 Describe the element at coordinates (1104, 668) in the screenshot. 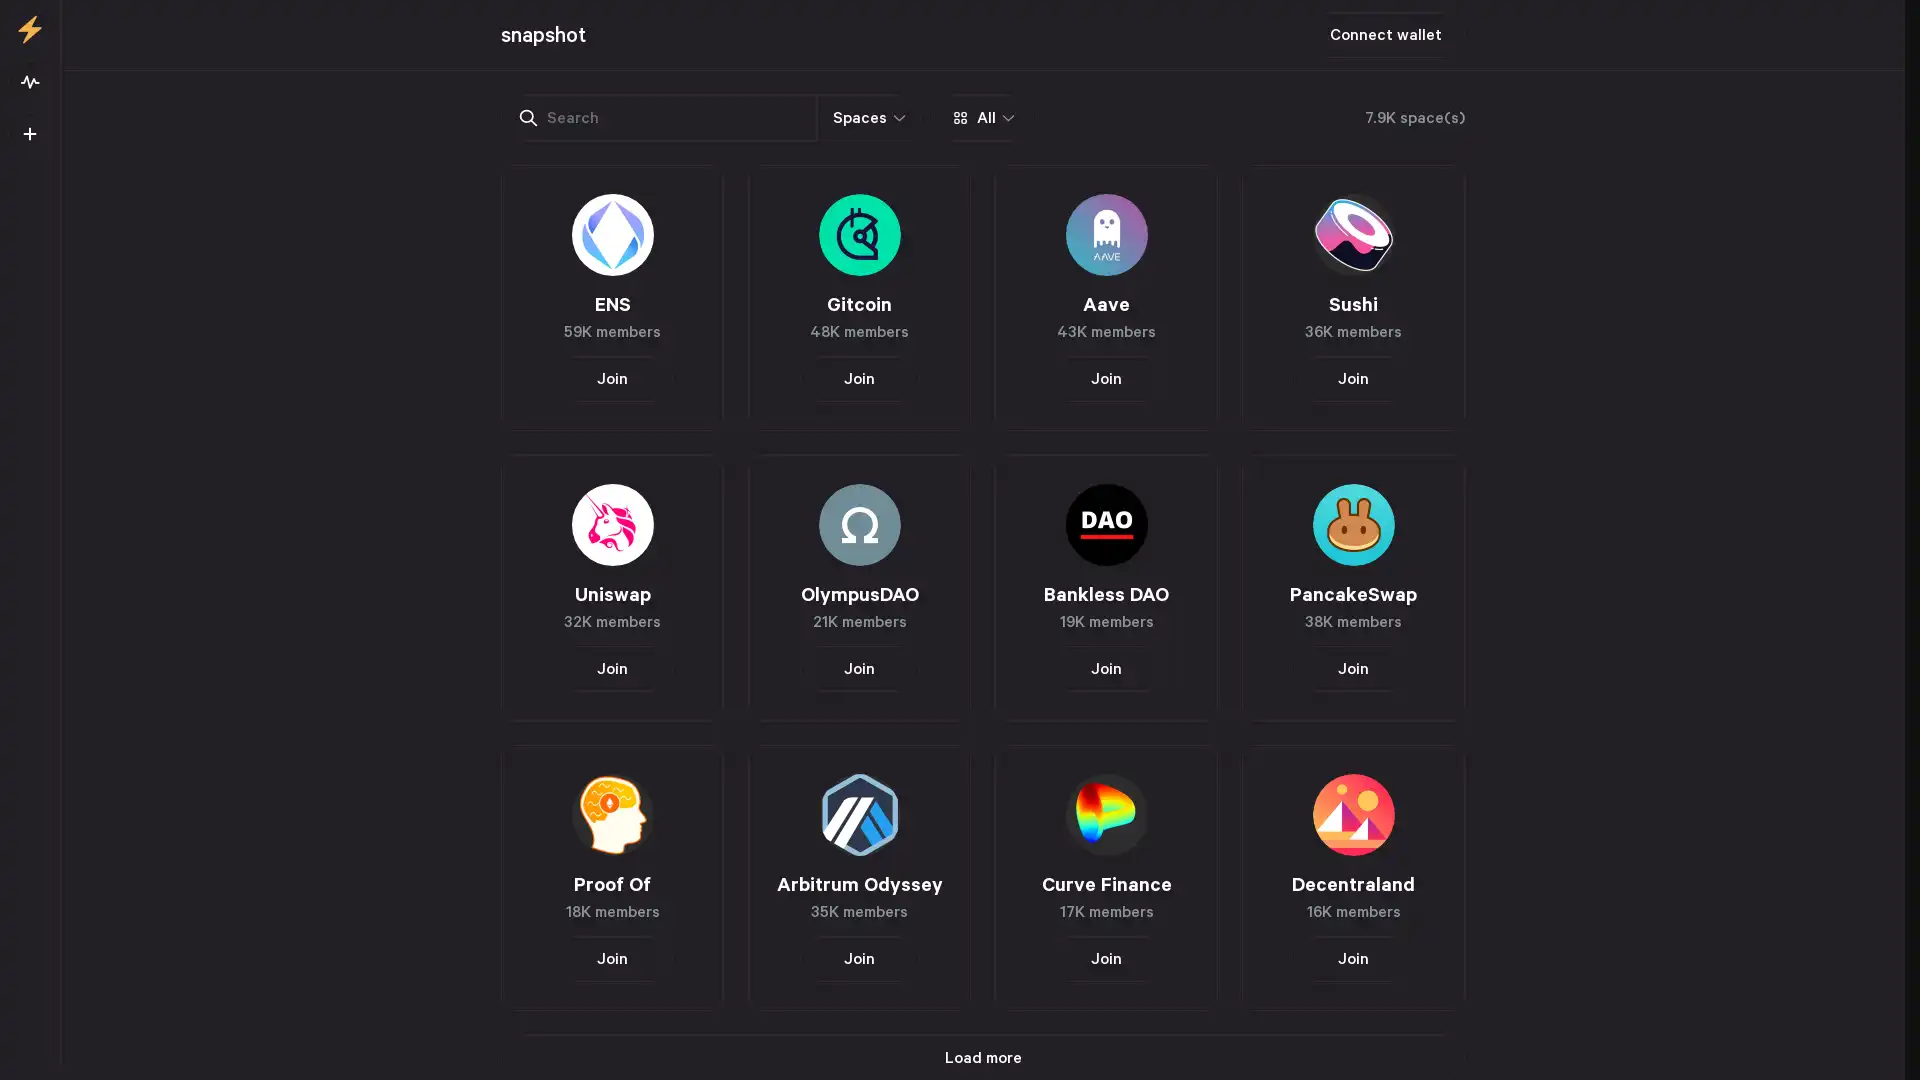

I see `Join` at that location.